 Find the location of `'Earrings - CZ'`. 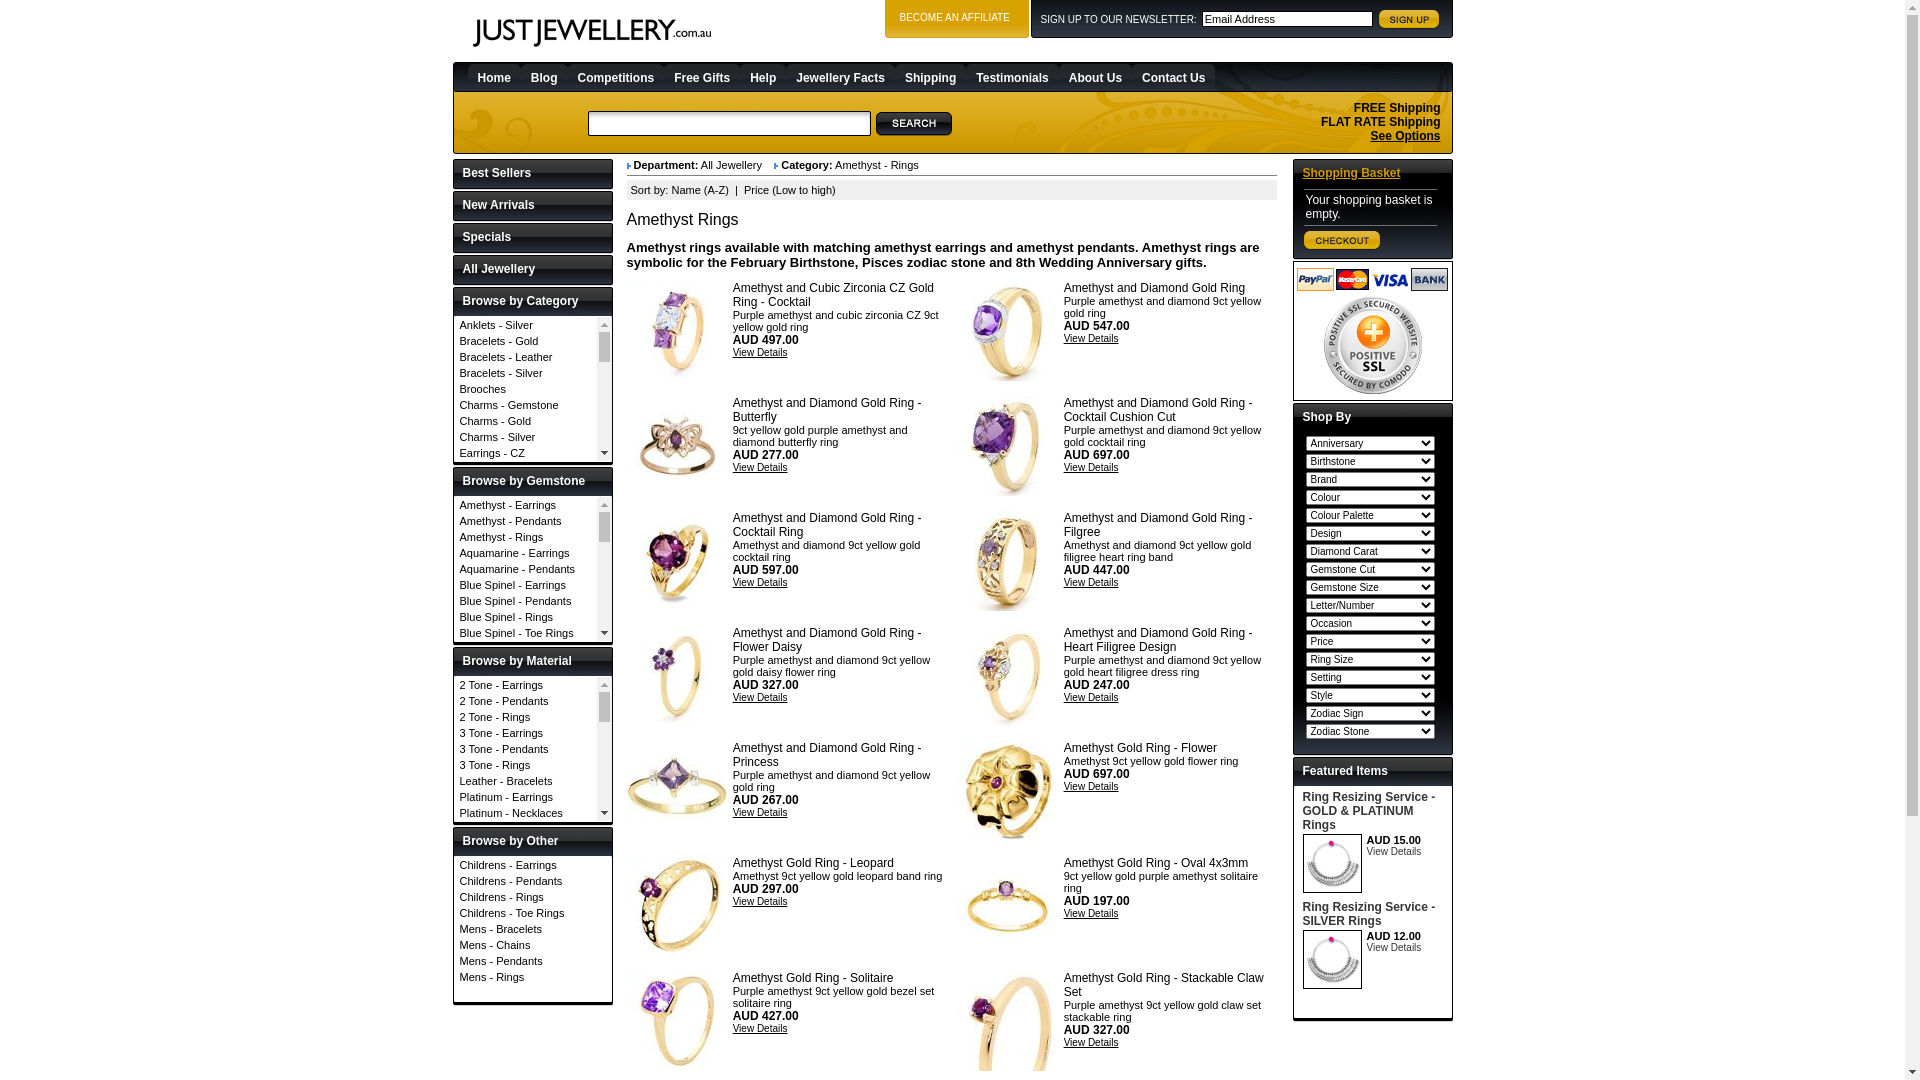

'Earrings - CZ' is located at coordinates (453, 452).